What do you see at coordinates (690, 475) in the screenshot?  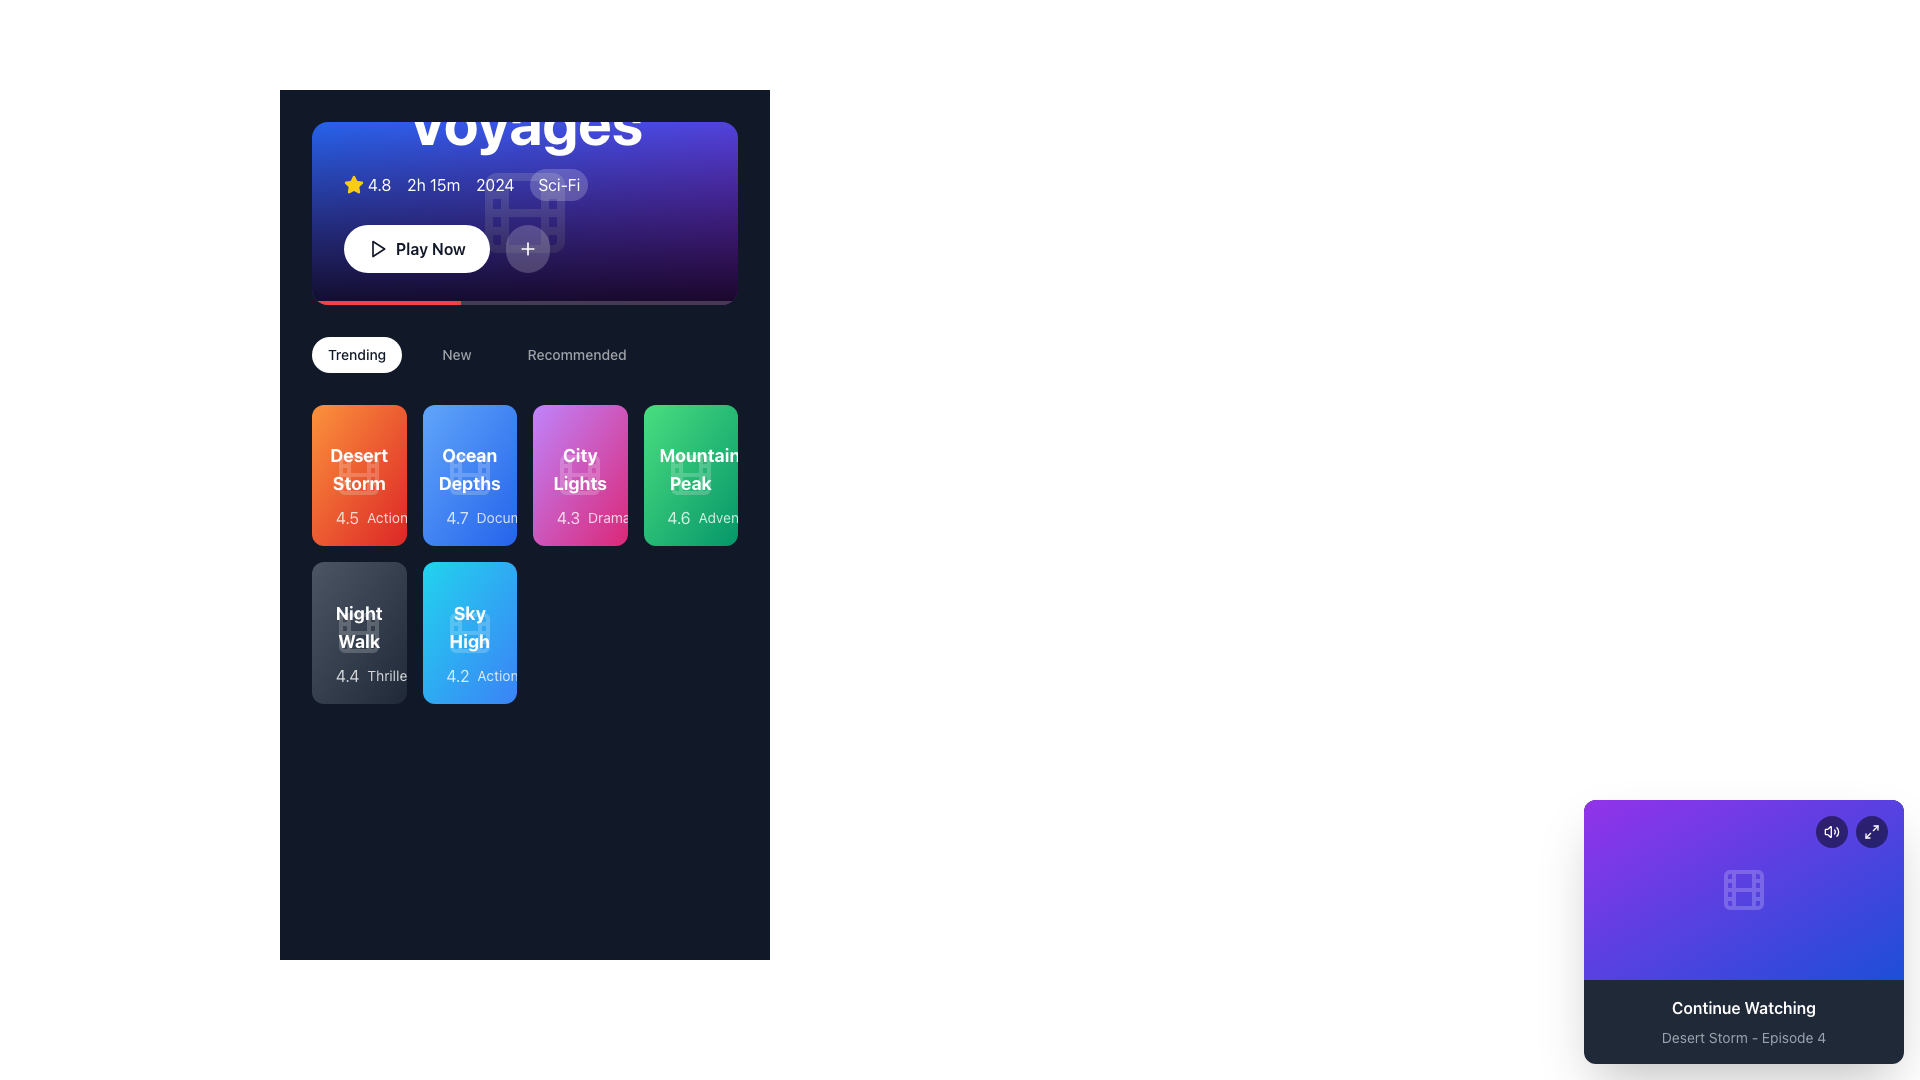 I see `the film/video content icon located on the green card, which is the fourth item in the first row of content cards under the 'Trending' tab` at bounding box center [690, 475].